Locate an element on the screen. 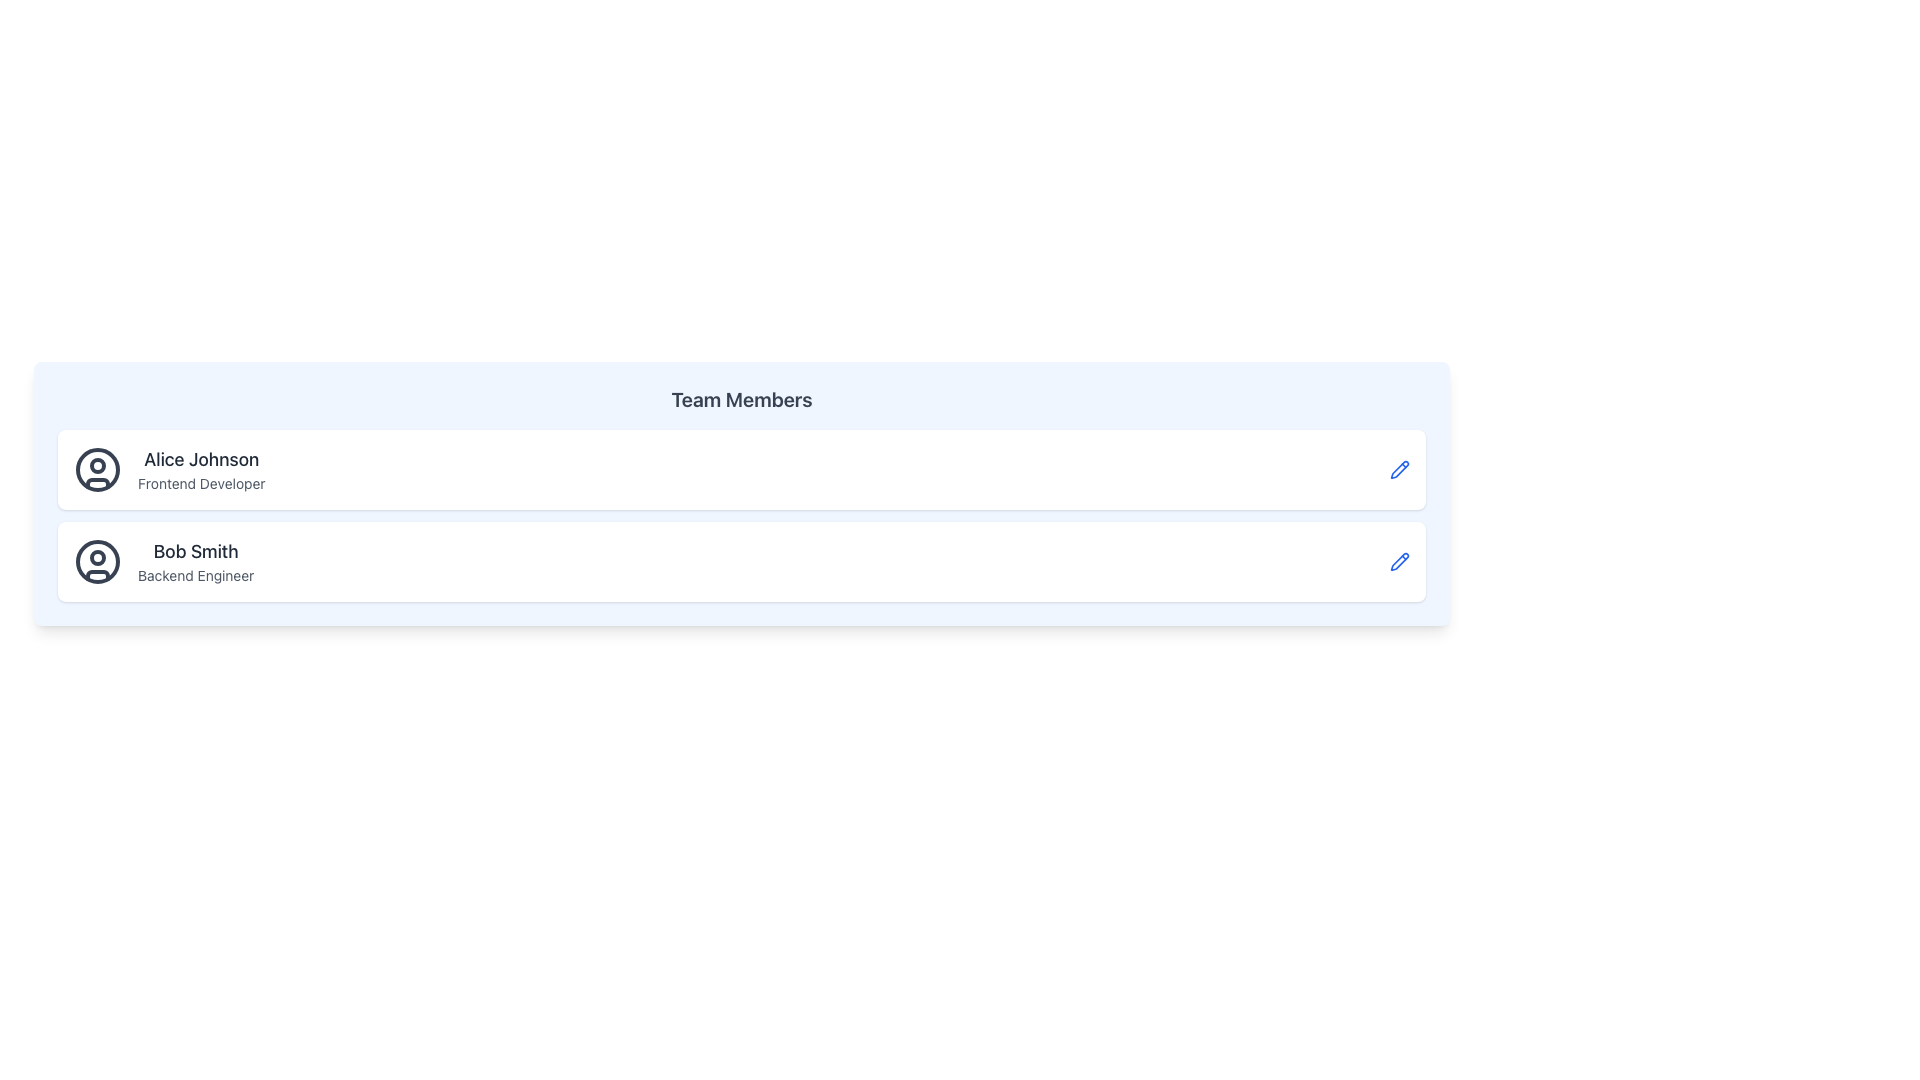 This screenshot has width=1920, height=1080. the small black circular icon located at the center-top of the larger user icon circle, which is to the left of the text 'Bob Smith' and 'Backend Engineer' is located at coordinates (96, 558).